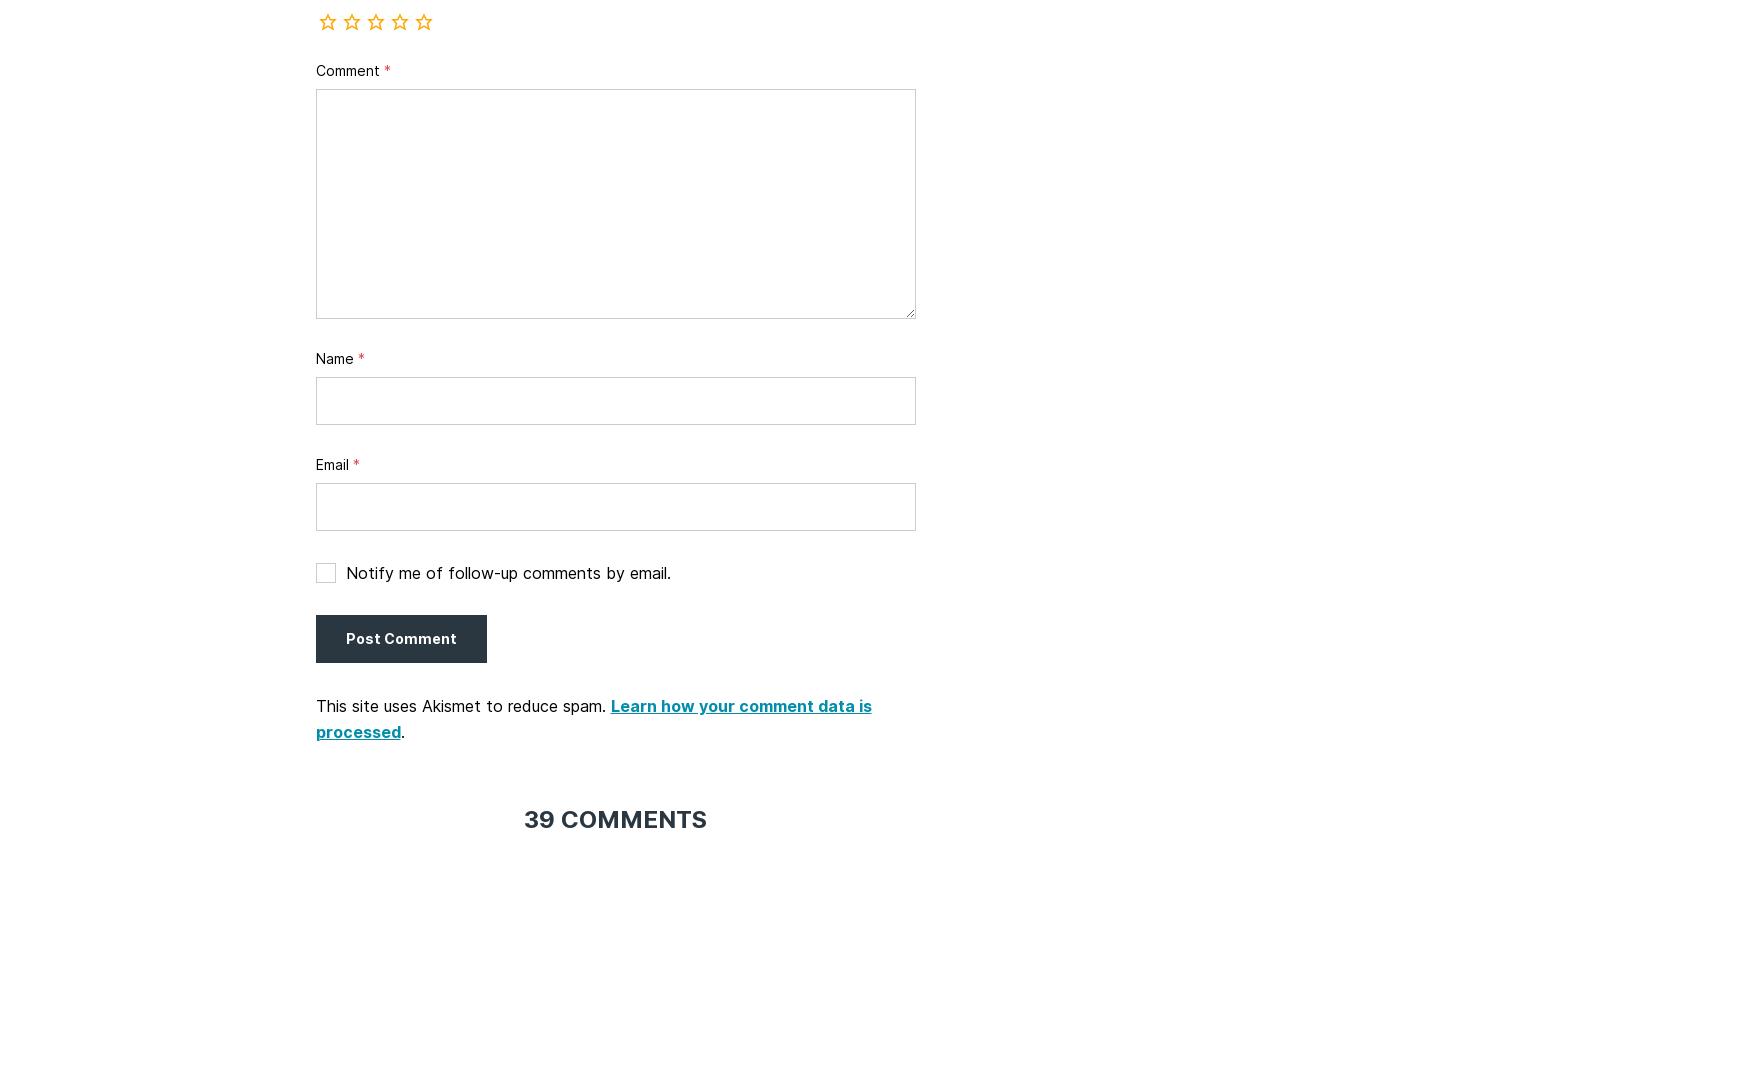 This screenshot has width=1751, height=1074. What do you see at coordinates (372, 21) in the screenshot?
I see `'Rate this recipe'` at bounding box center [372, 21].